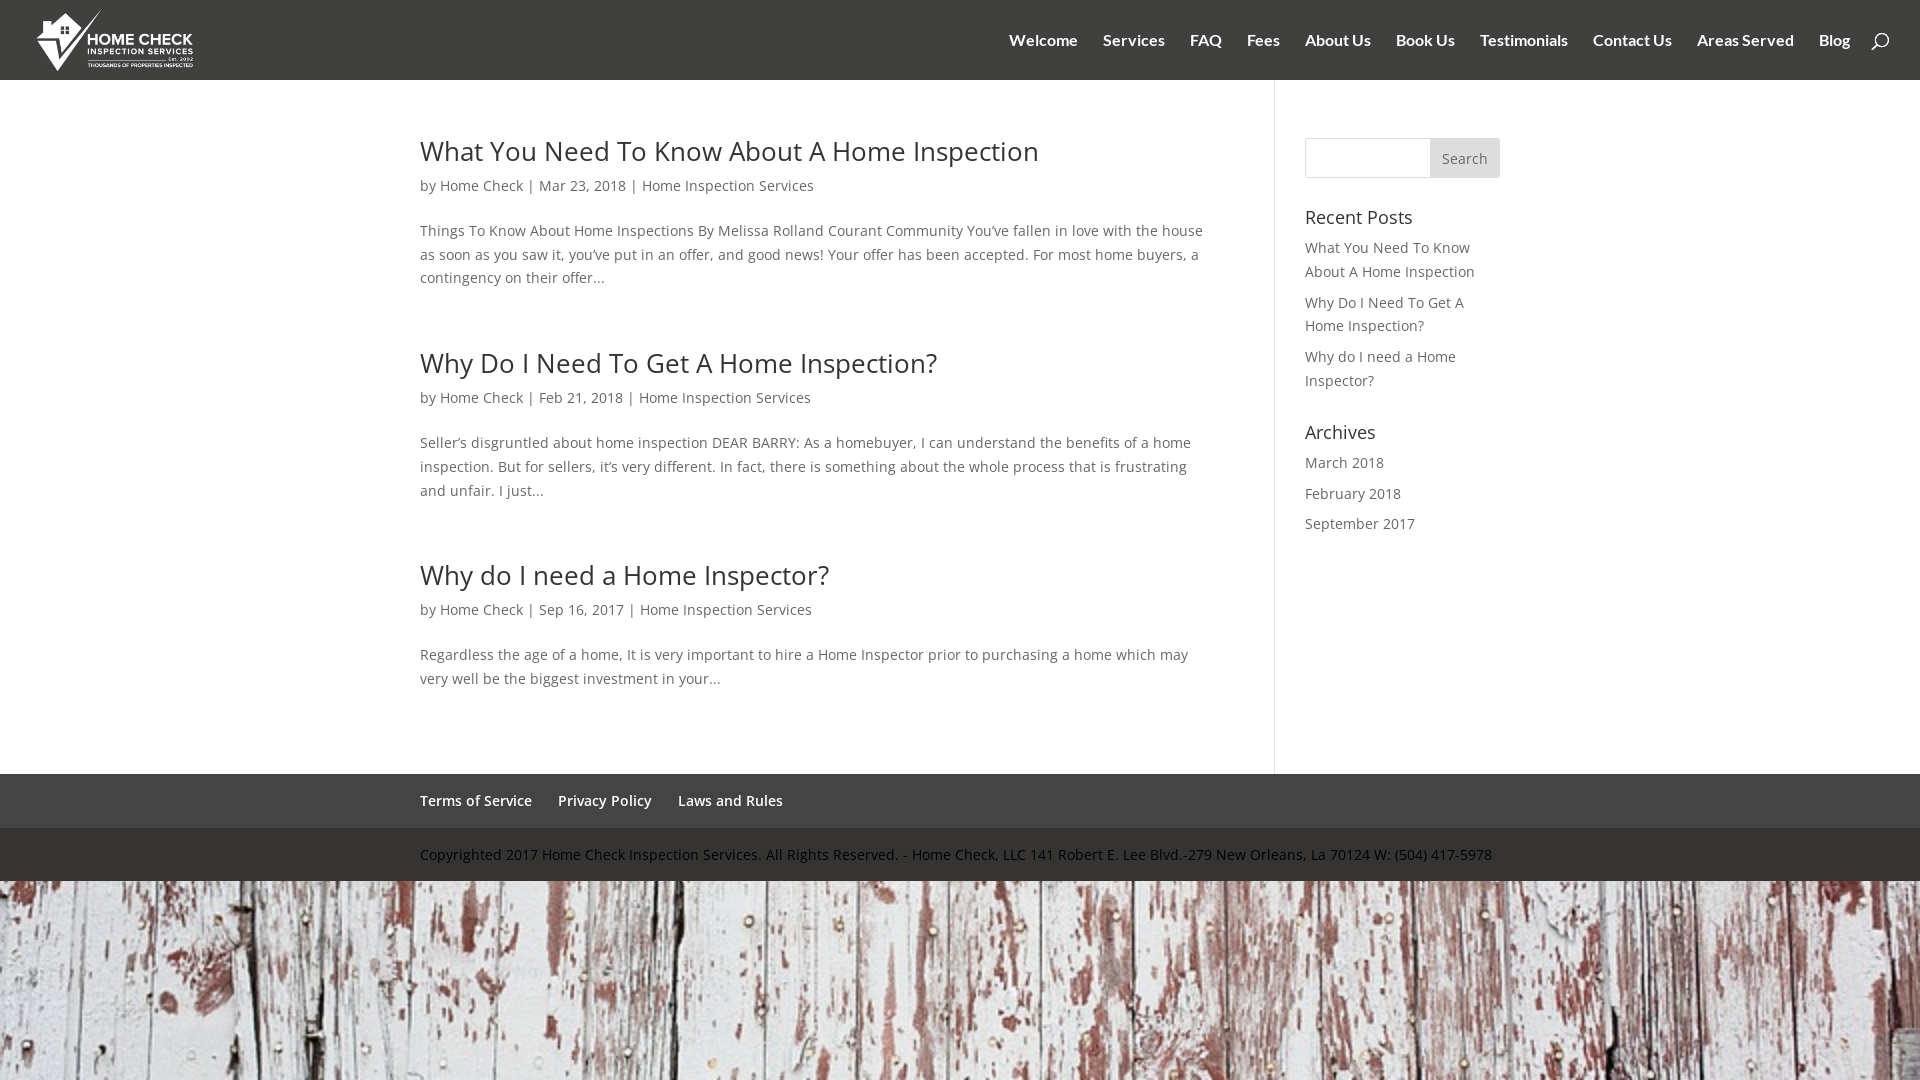  I want to click on 'Why do I need a Home Inspector?', so click(1379, 368).